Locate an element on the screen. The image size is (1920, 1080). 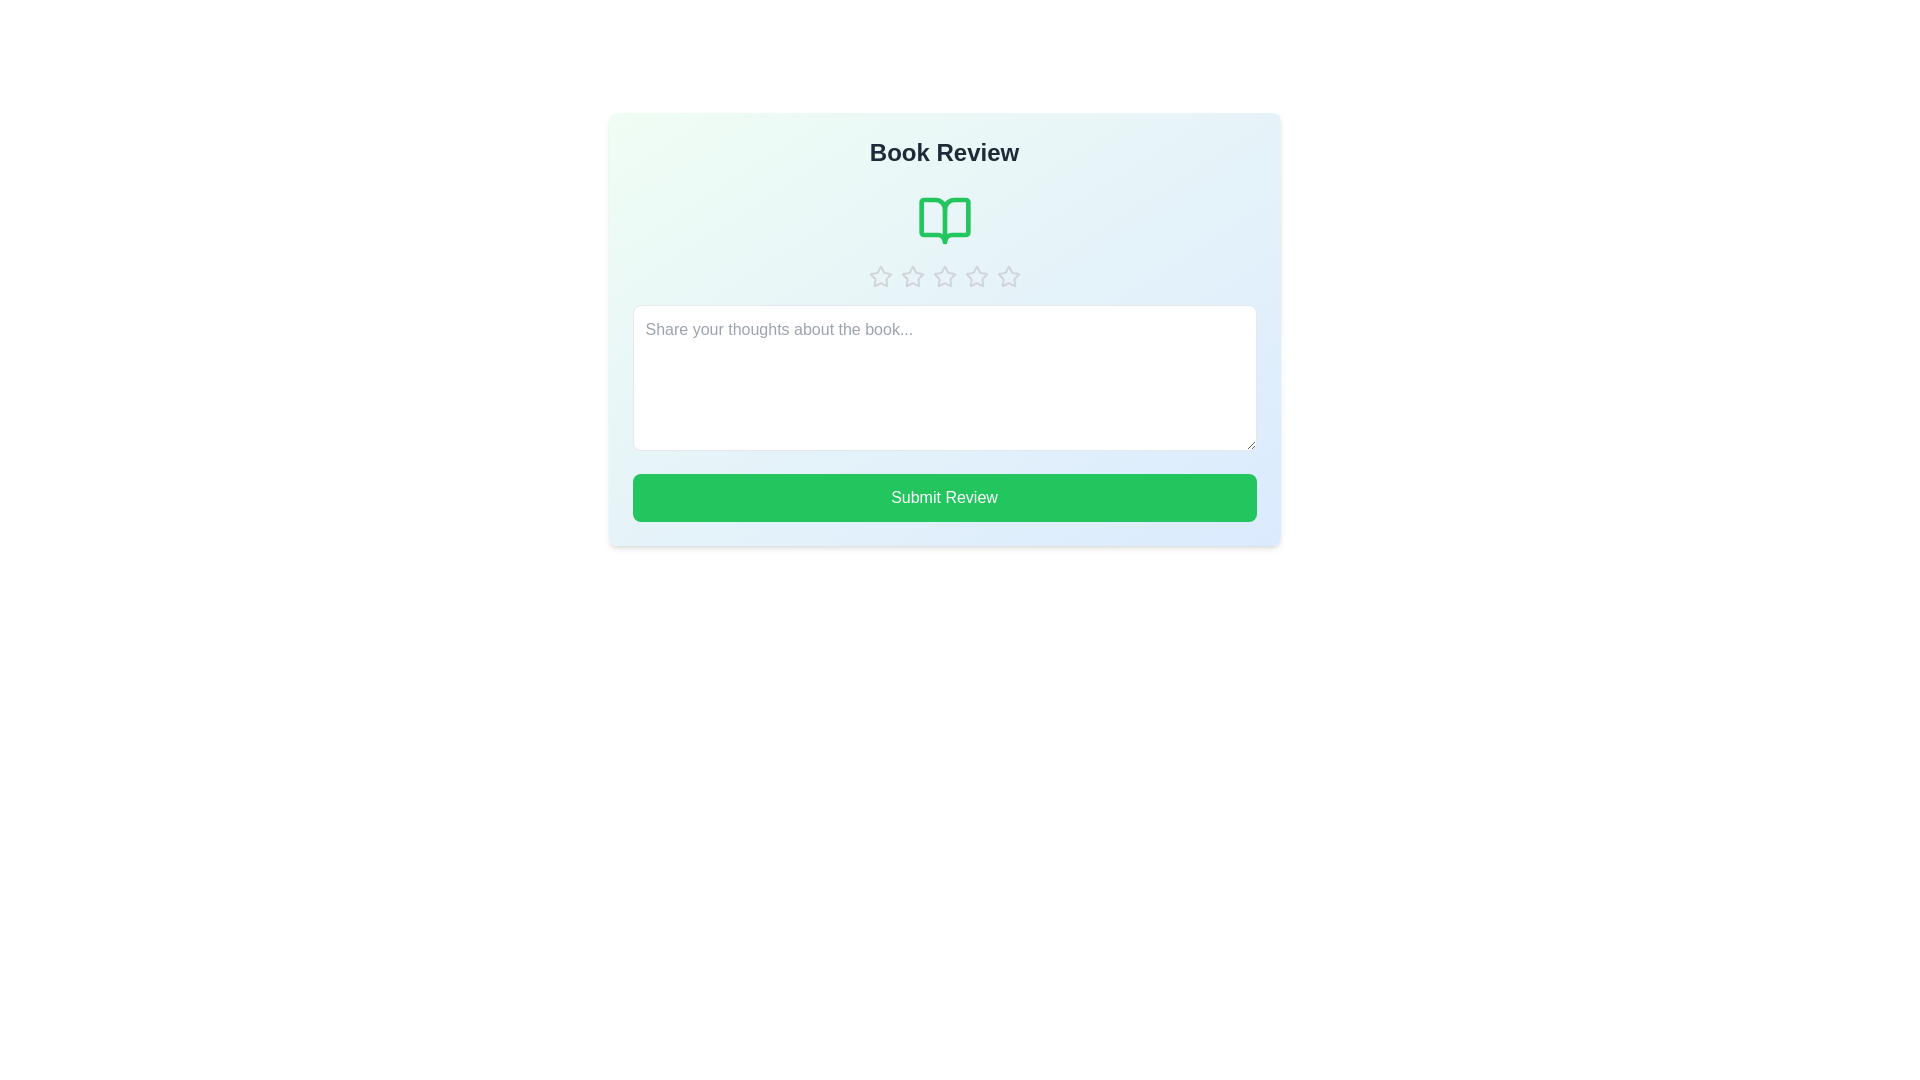
the book rating to 1 stars by clicking the corresponding star is located at coordinates (880, 277).